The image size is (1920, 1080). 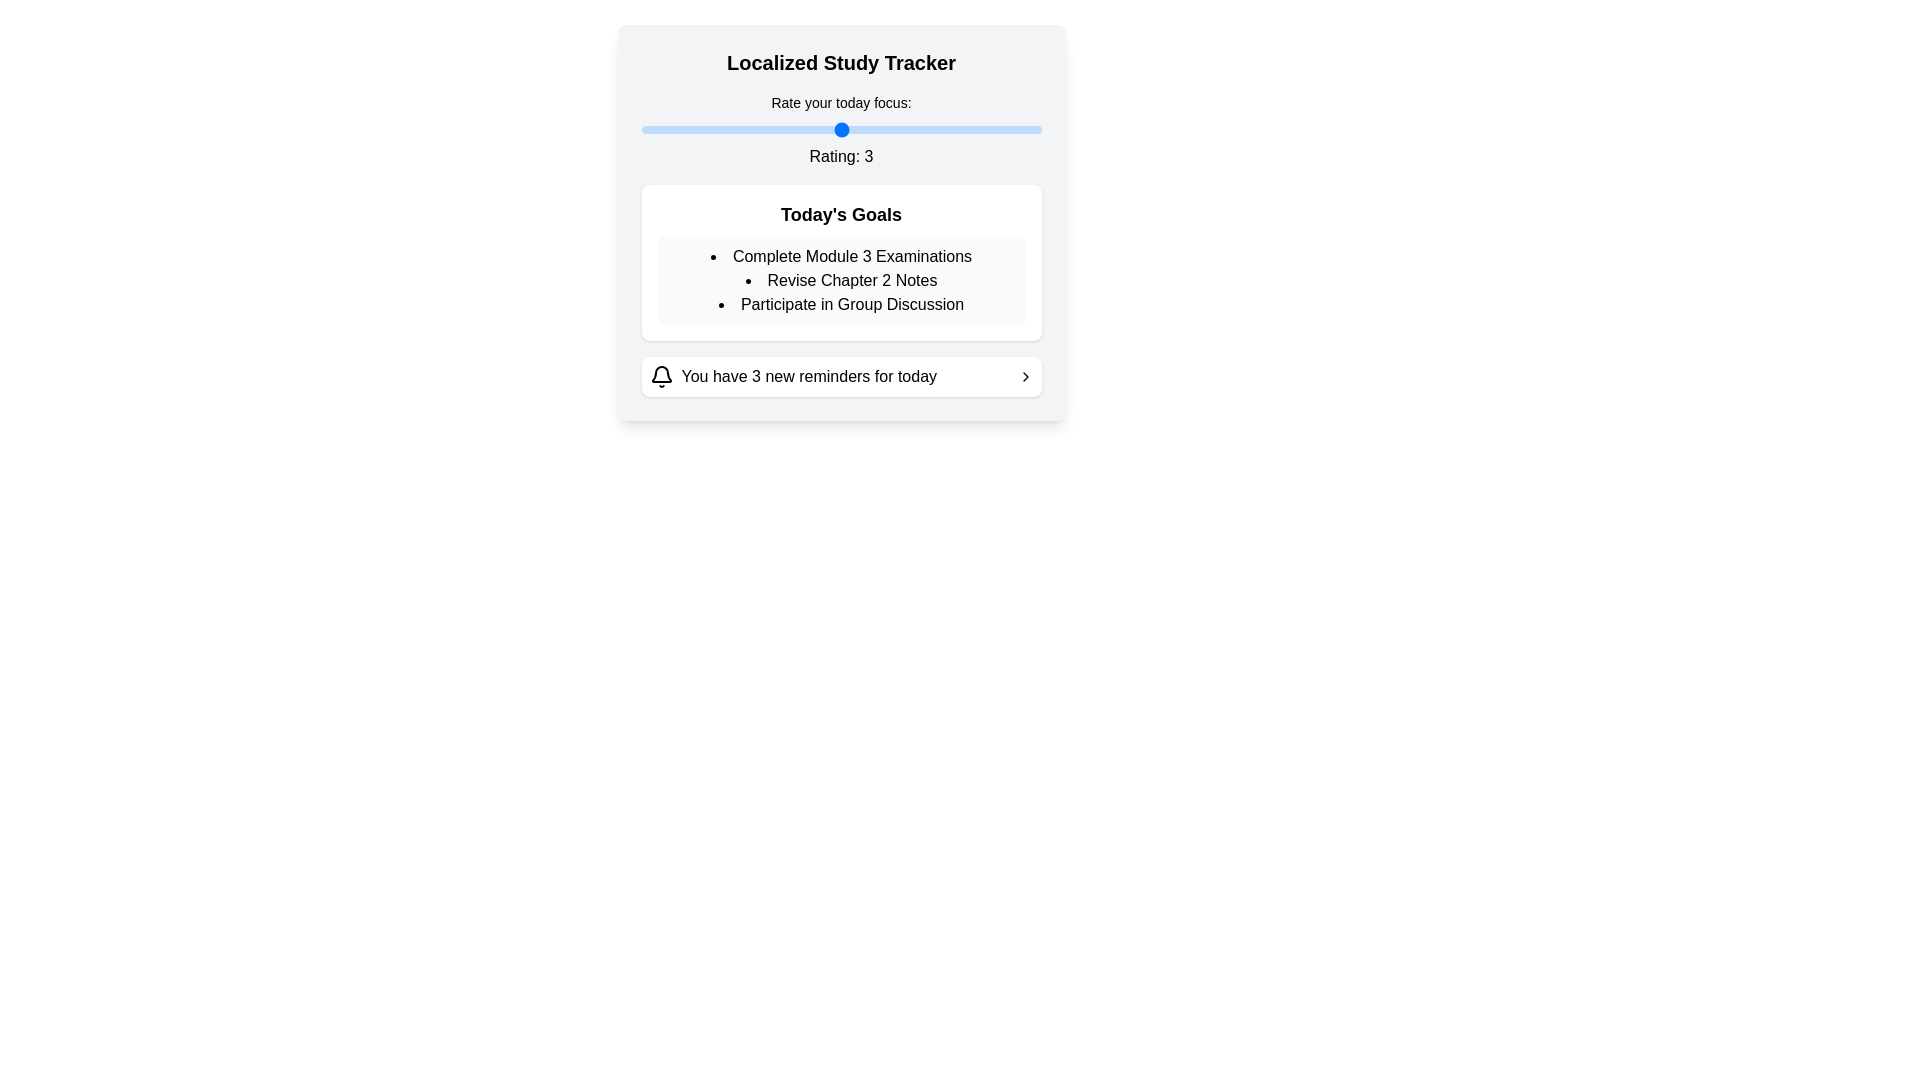 I want to click on the text label displaying 'You have 3 new reminders for today', which is centrally positioned between the bell icon and the chevron icon in a white box with rounded corners, so click(x=809, y=377).